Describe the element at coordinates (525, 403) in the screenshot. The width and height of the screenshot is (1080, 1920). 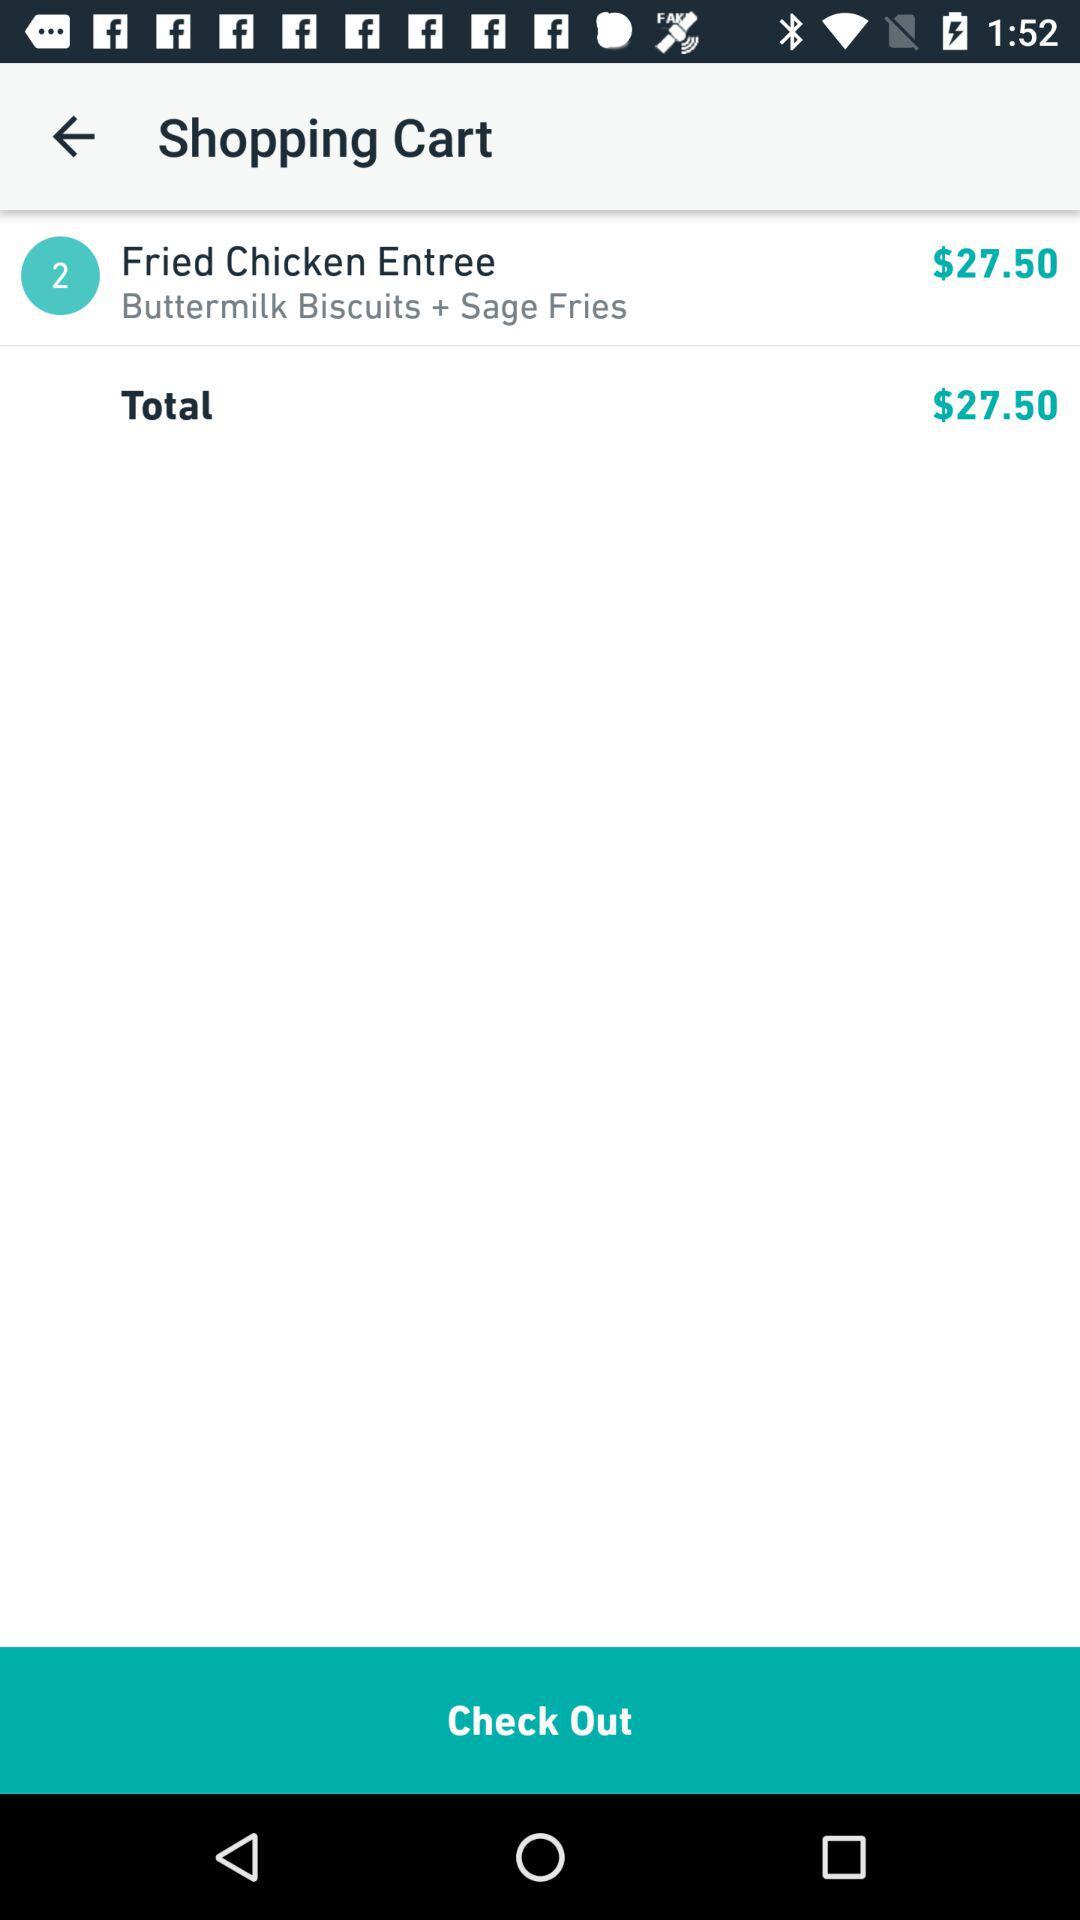
I see `app above the check out item` at that location.